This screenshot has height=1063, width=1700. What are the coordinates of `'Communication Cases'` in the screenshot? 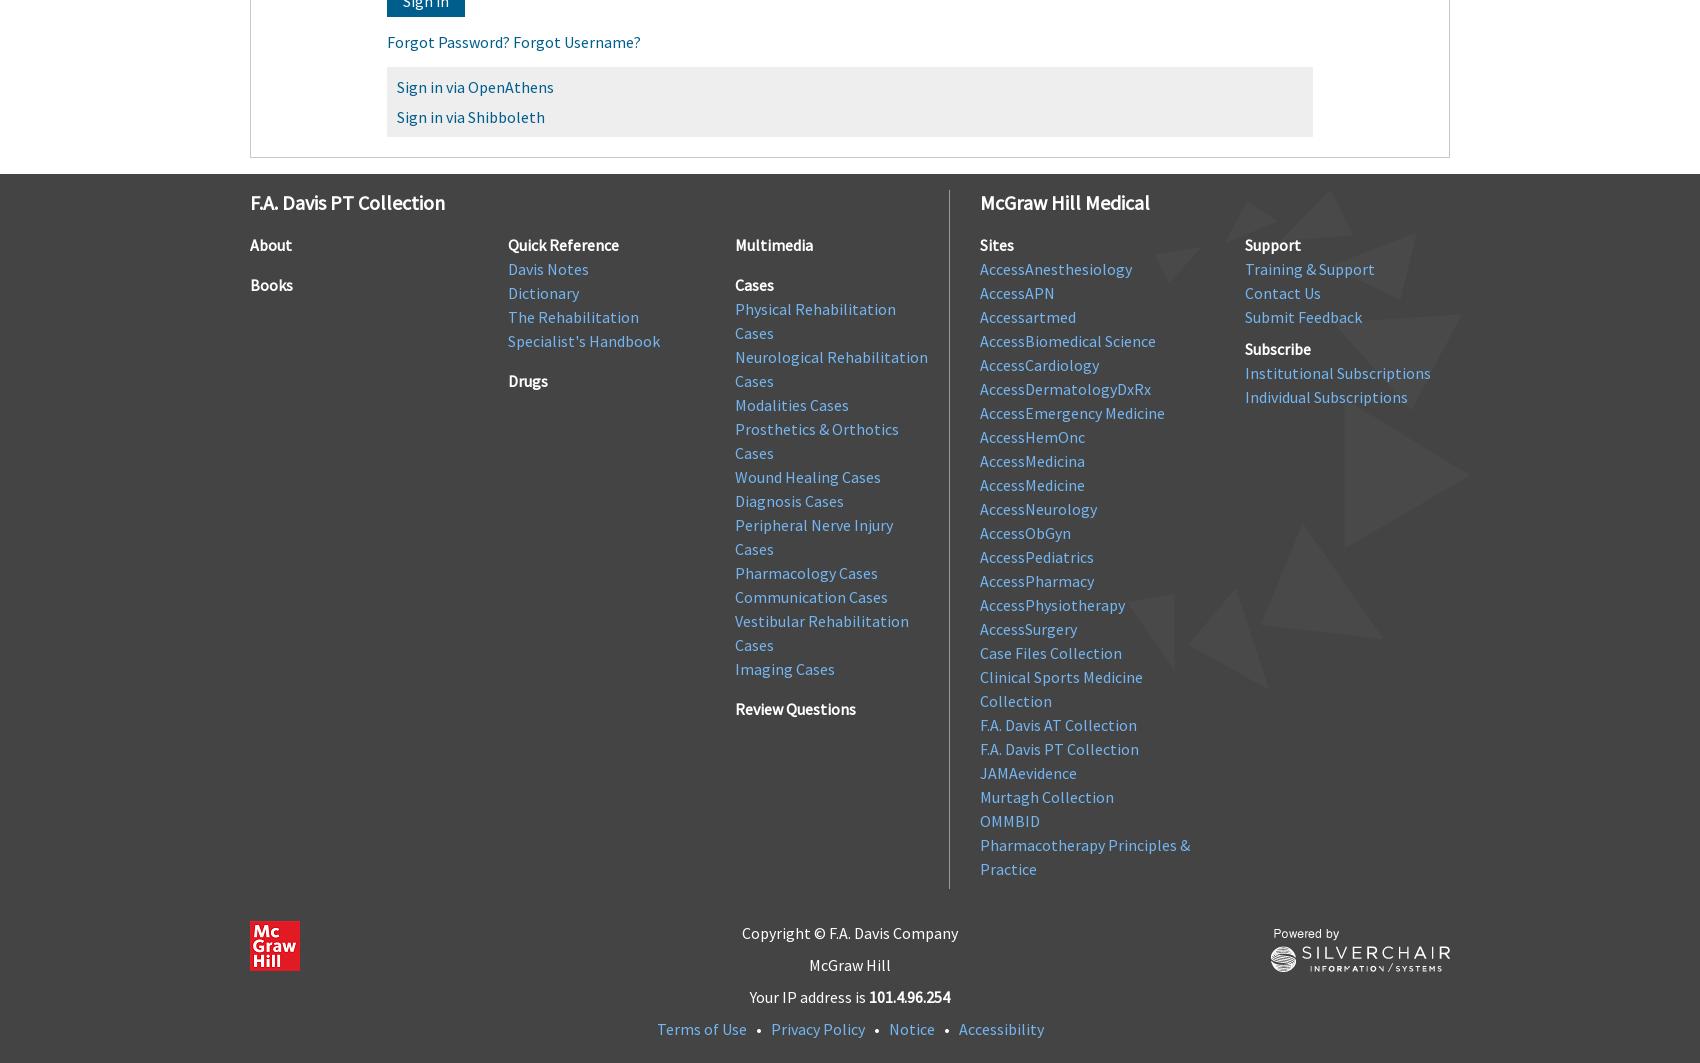 It's located at (810, 595).